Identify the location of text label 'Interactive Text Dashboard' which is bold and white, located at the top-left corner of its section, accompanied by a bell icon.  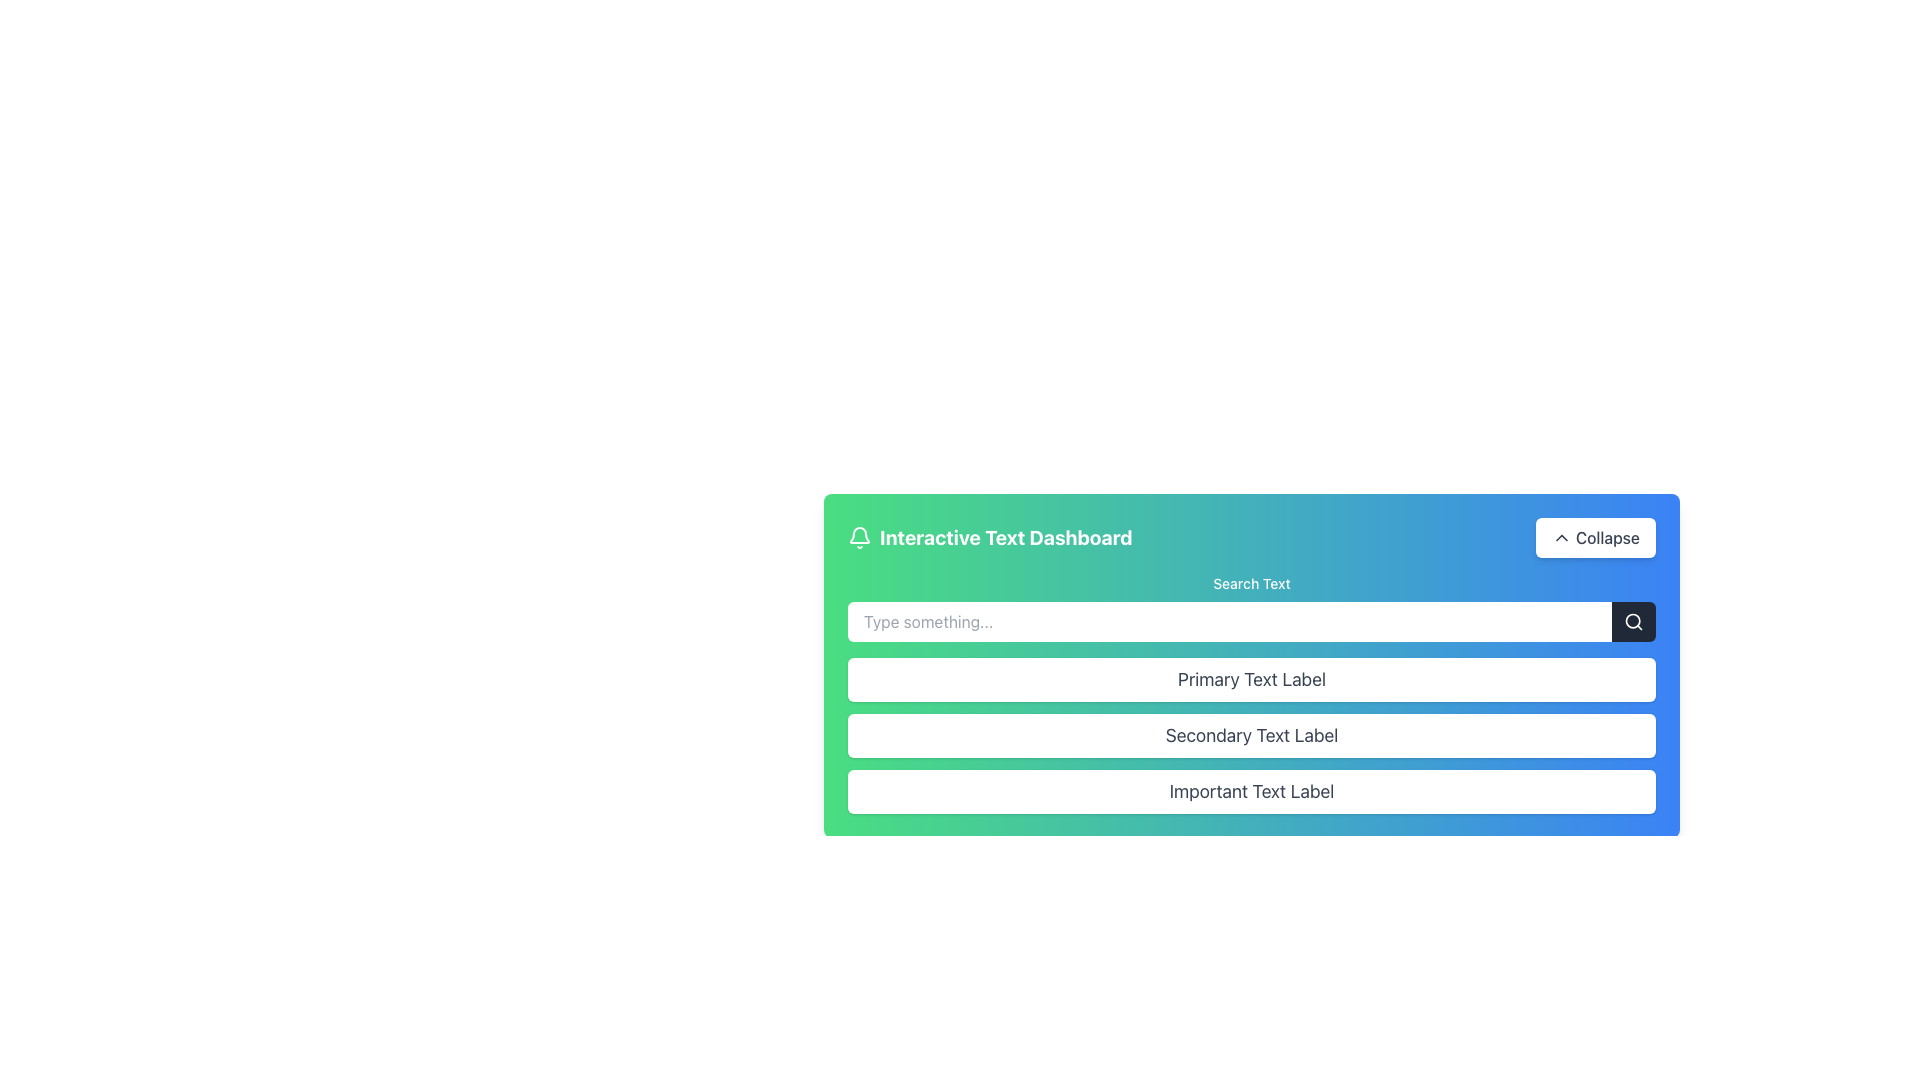
(990, 536).